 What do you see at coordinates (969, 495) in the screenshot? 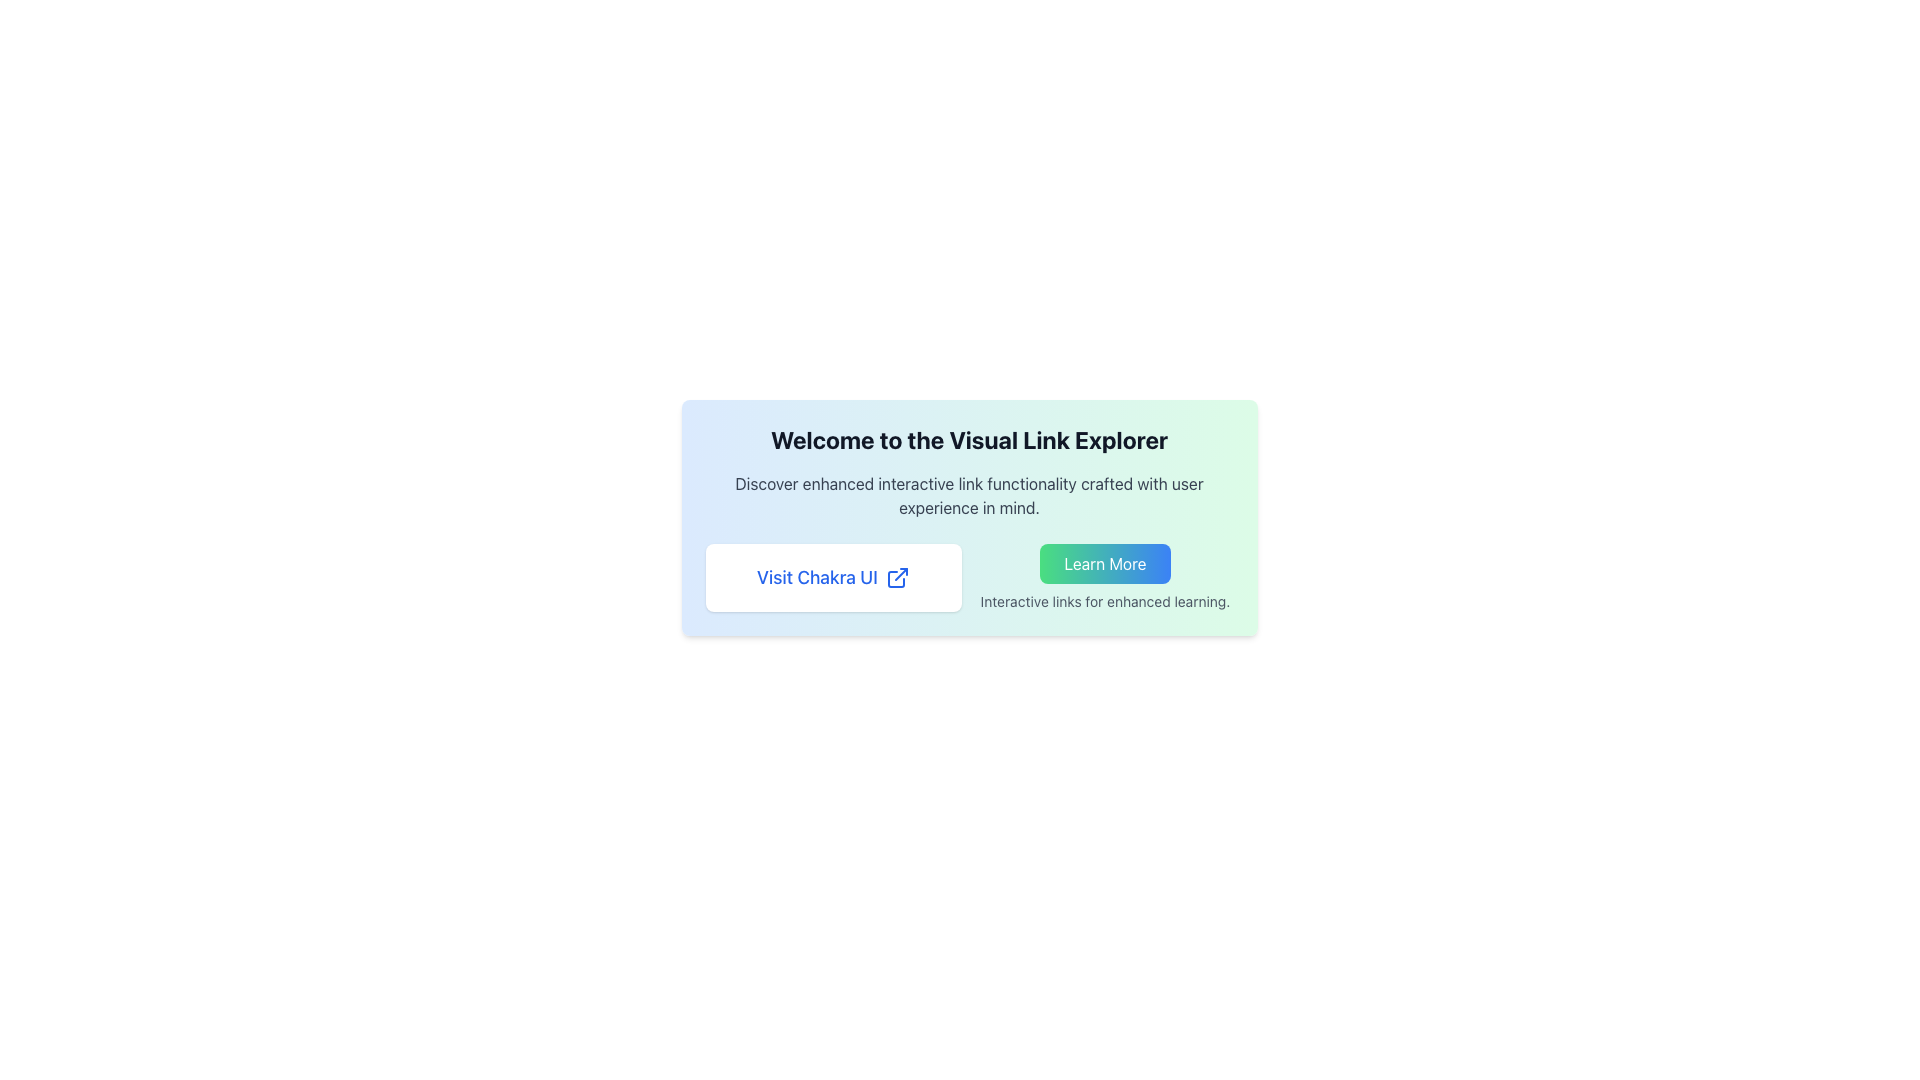
I see `the static text content element that displays 'Discover enhanced interactive link functionality crafted with user experience in mind.'` at bounding box center [969, 495].